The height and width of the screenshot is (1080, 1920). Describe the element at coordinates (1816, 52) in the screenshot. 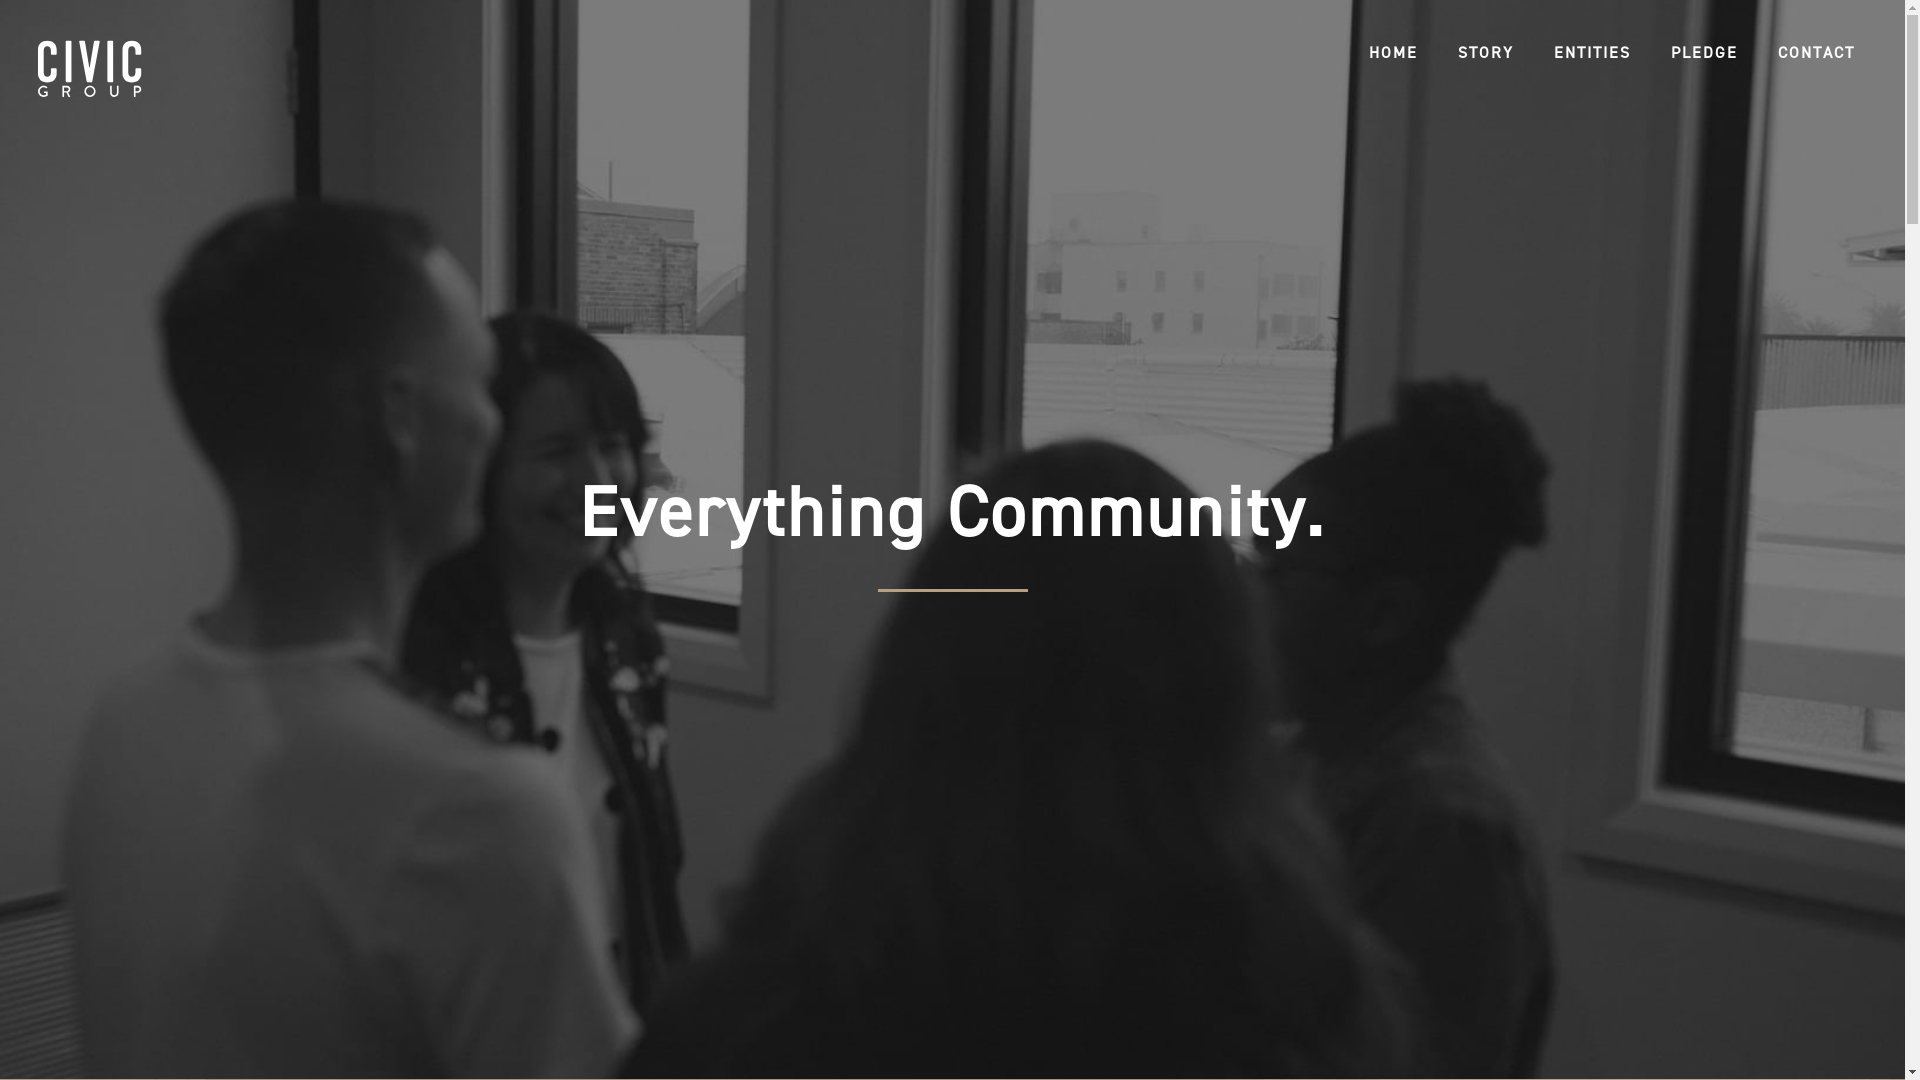

I see `'CONTACT'` at that location.